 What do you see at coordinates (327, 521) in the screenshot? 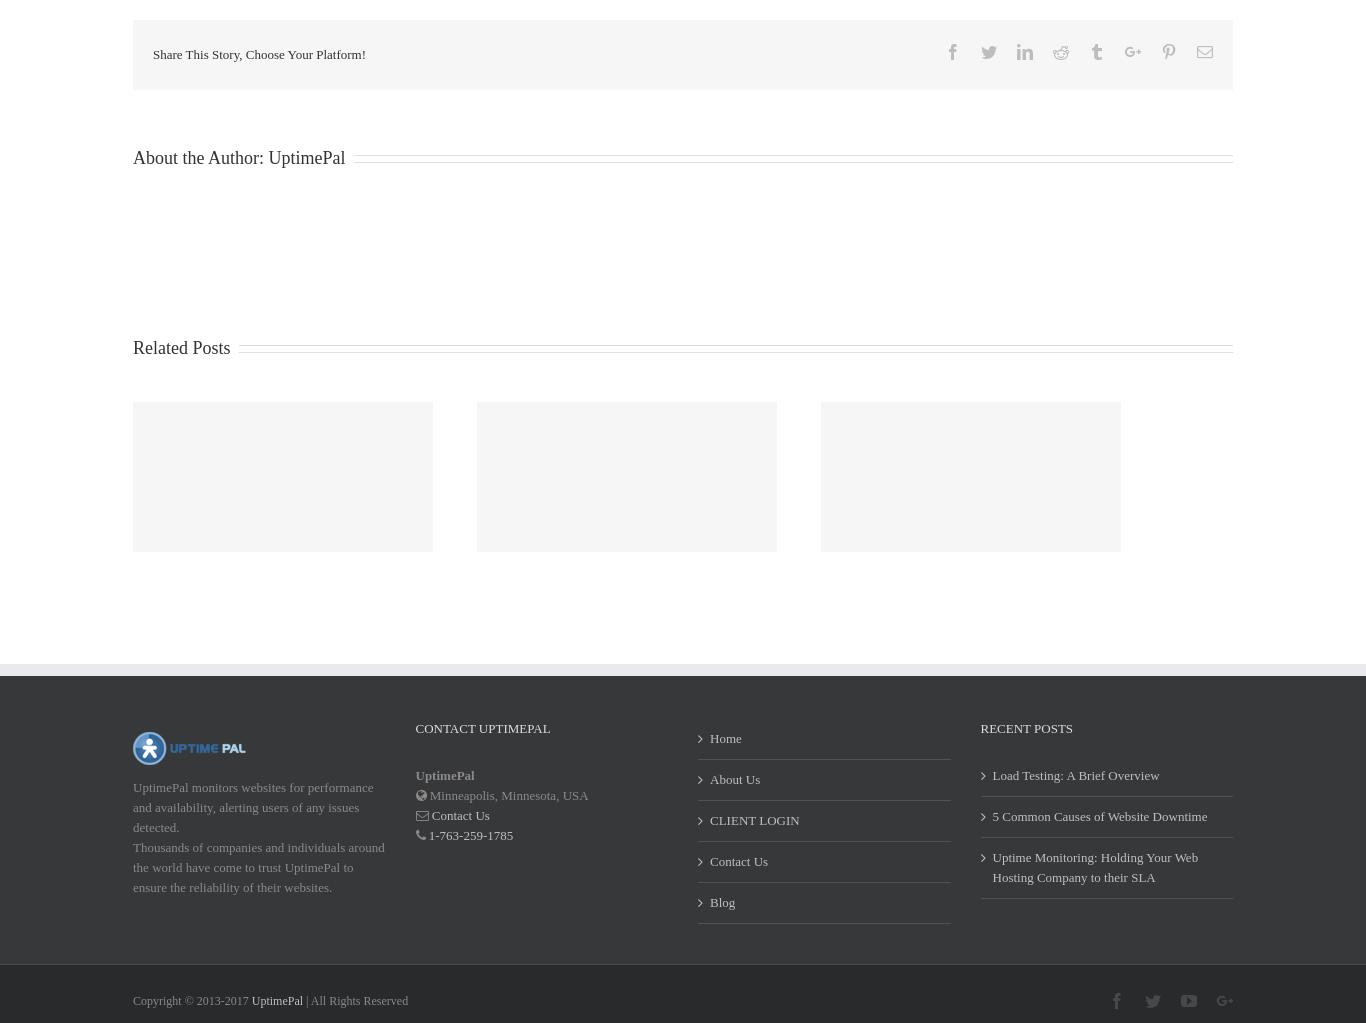
I see `'How Frequently Should You Monitor Your Website?'` at bounding box center [327, 521].